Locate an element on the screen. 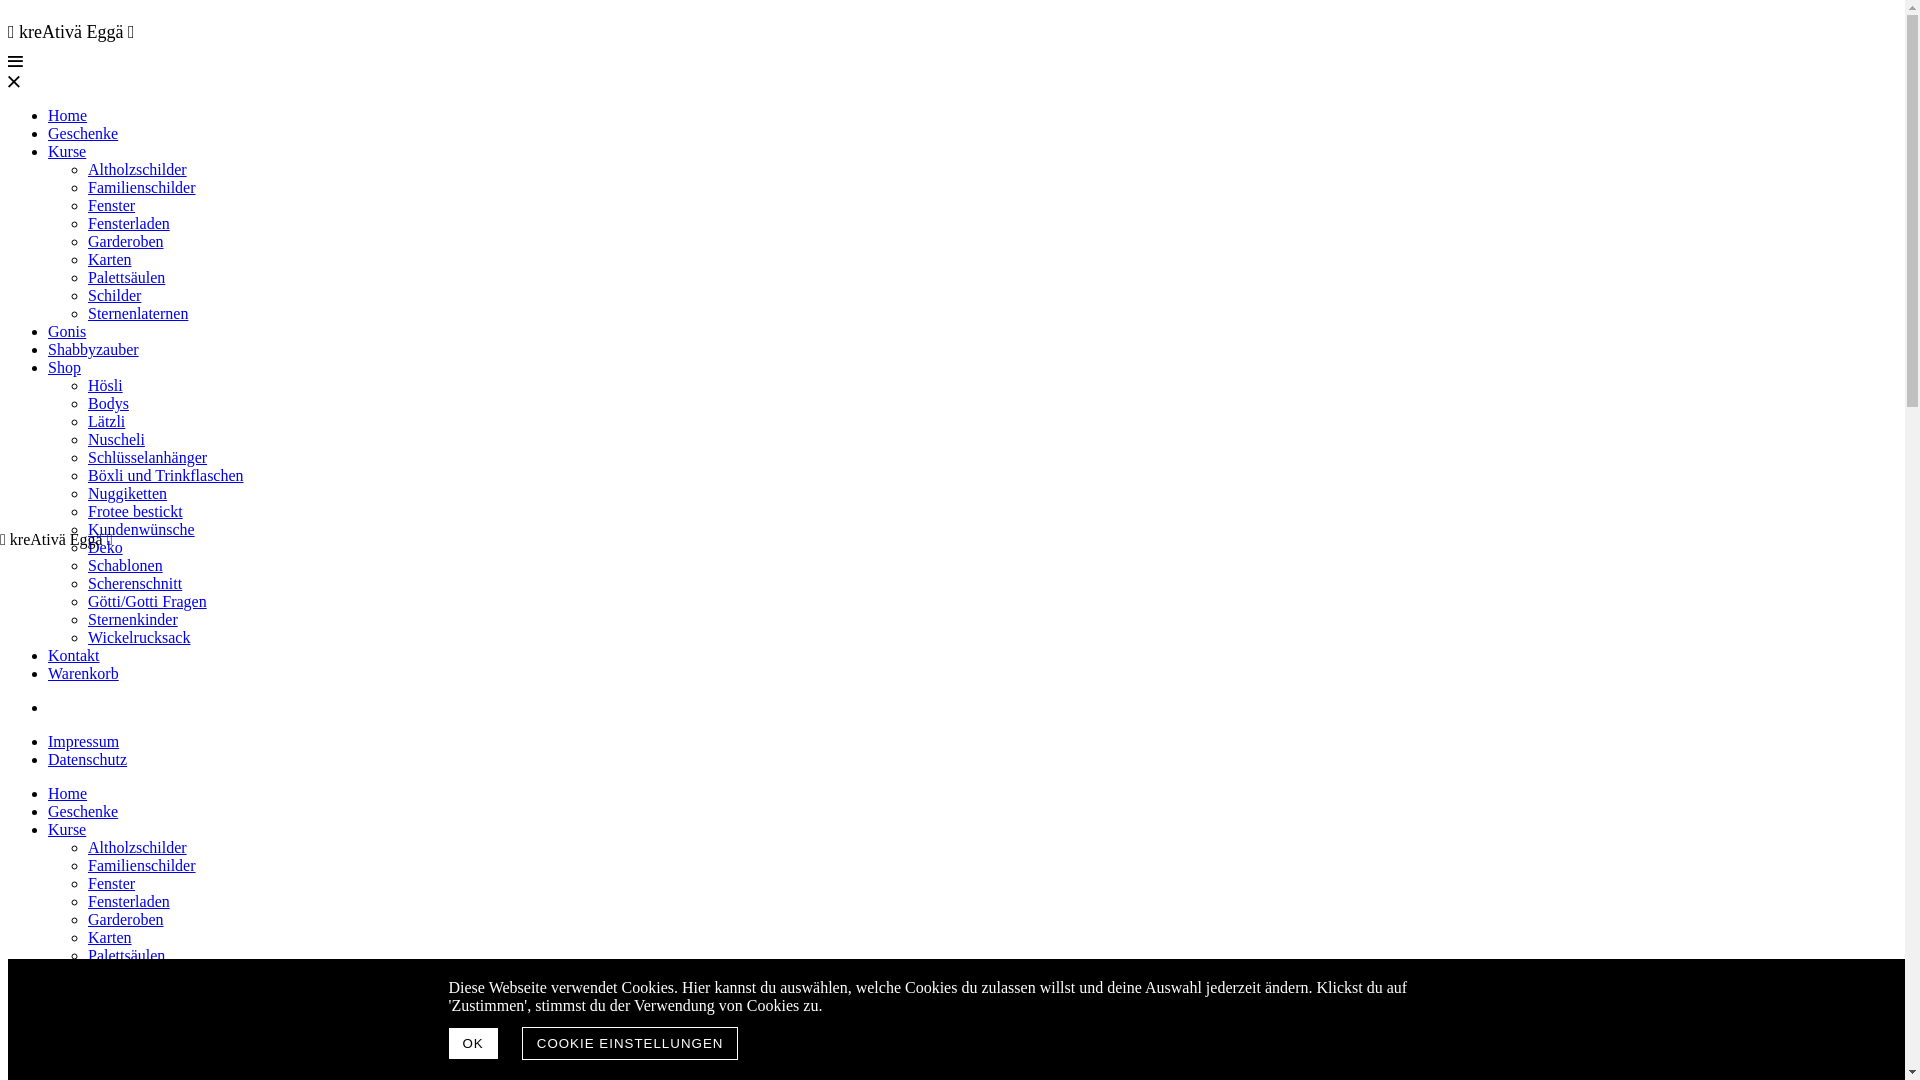 This screenshot has height=1080, width=1920. 'Nuscheli' is located at coordinates (115, 438).